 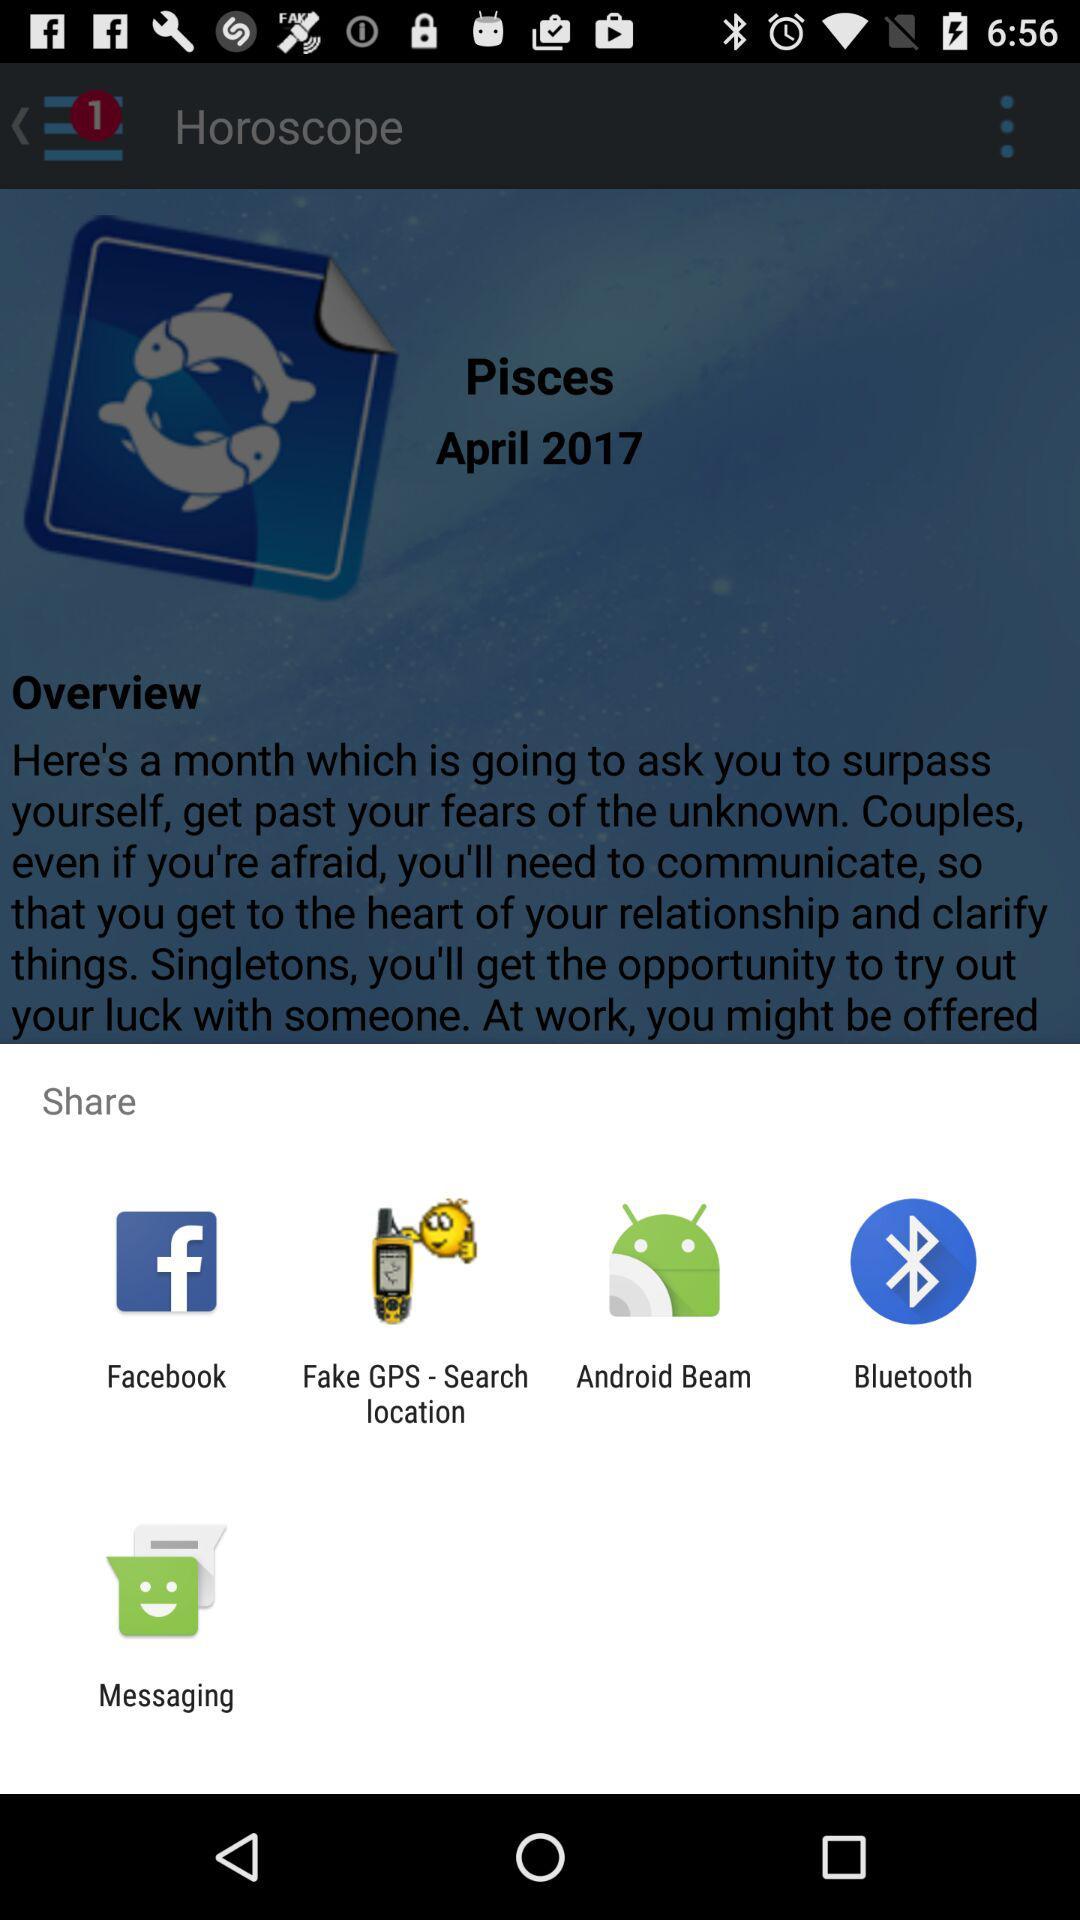 What do you see at coordinates (165, 1392) in the screenshot?
I see `facebook icon` at bounding box center [165, 1392].